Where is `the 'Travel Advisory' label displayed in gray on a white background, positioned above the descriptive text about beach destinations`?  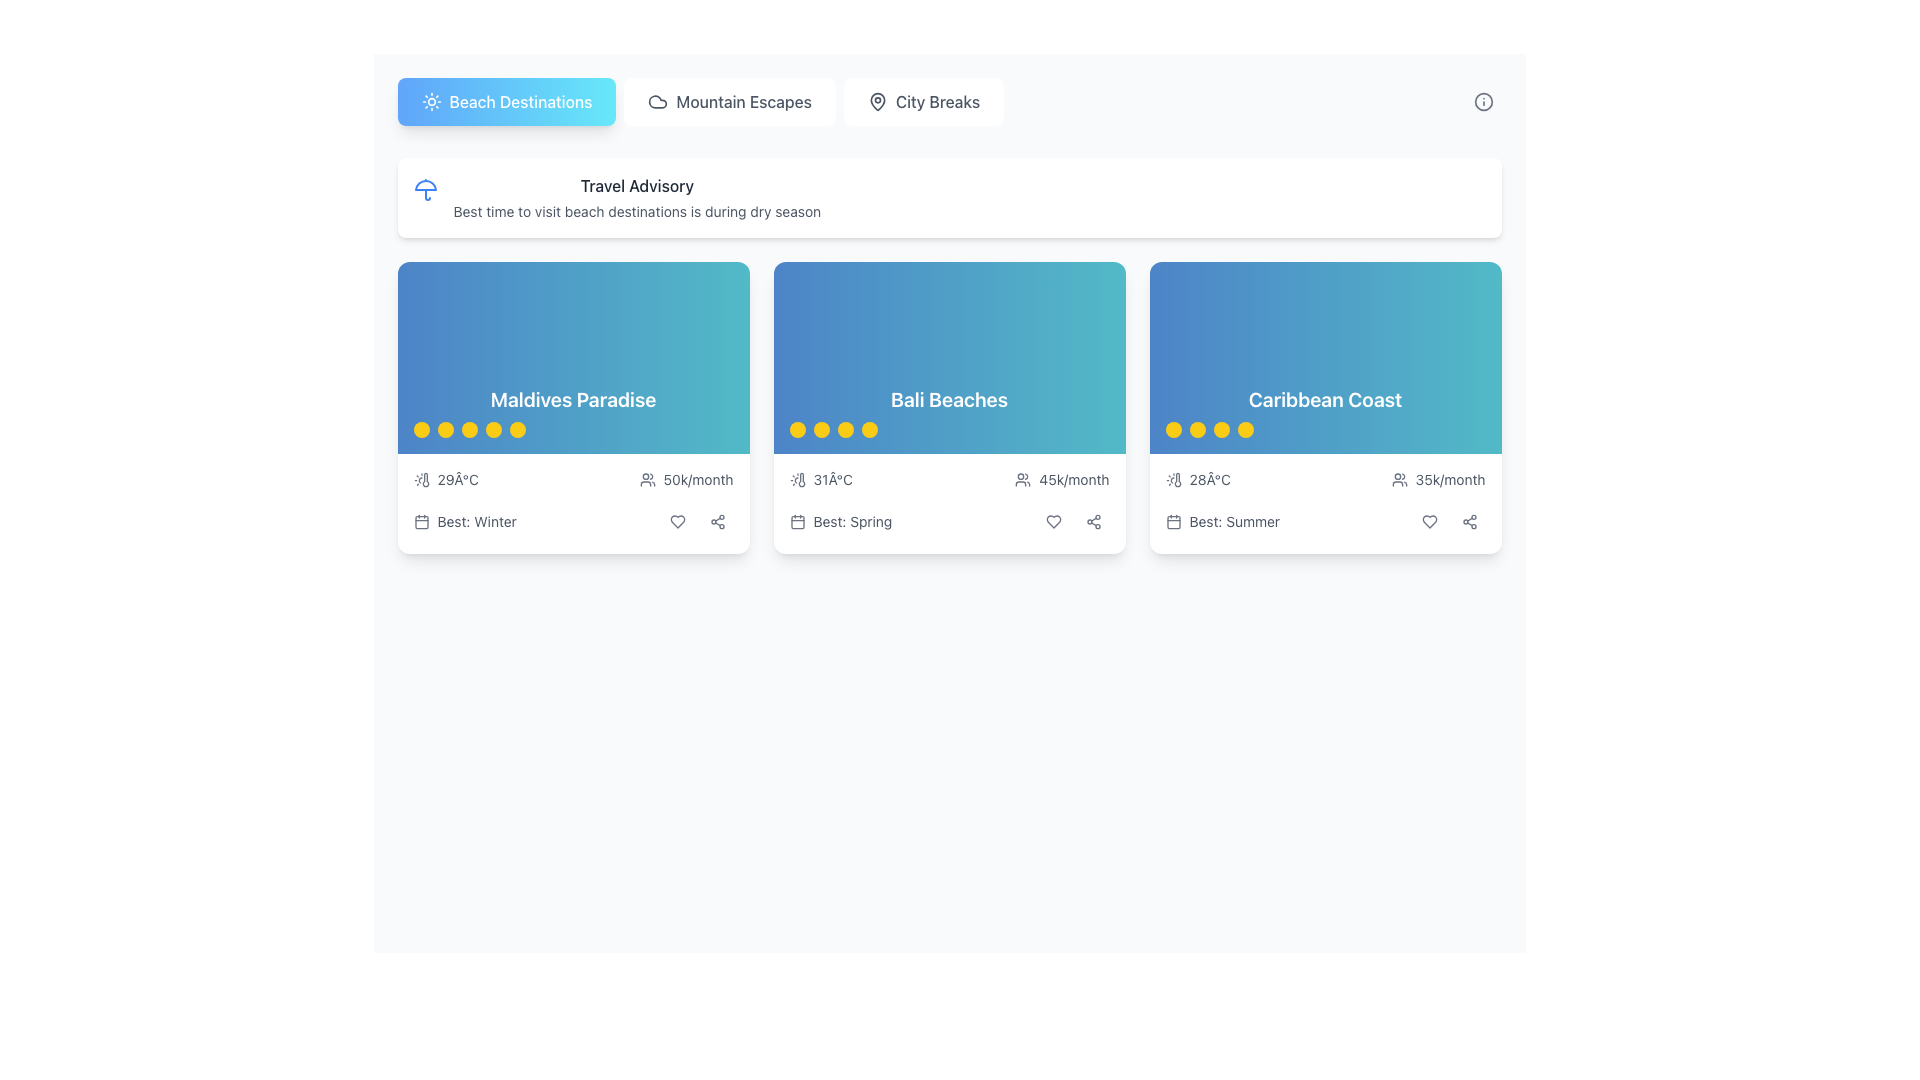 the 'Travel Advisory' label displayed in gray on a white background, positioned above the descriptive text about beach destinations is located at coordinates (636, 185).